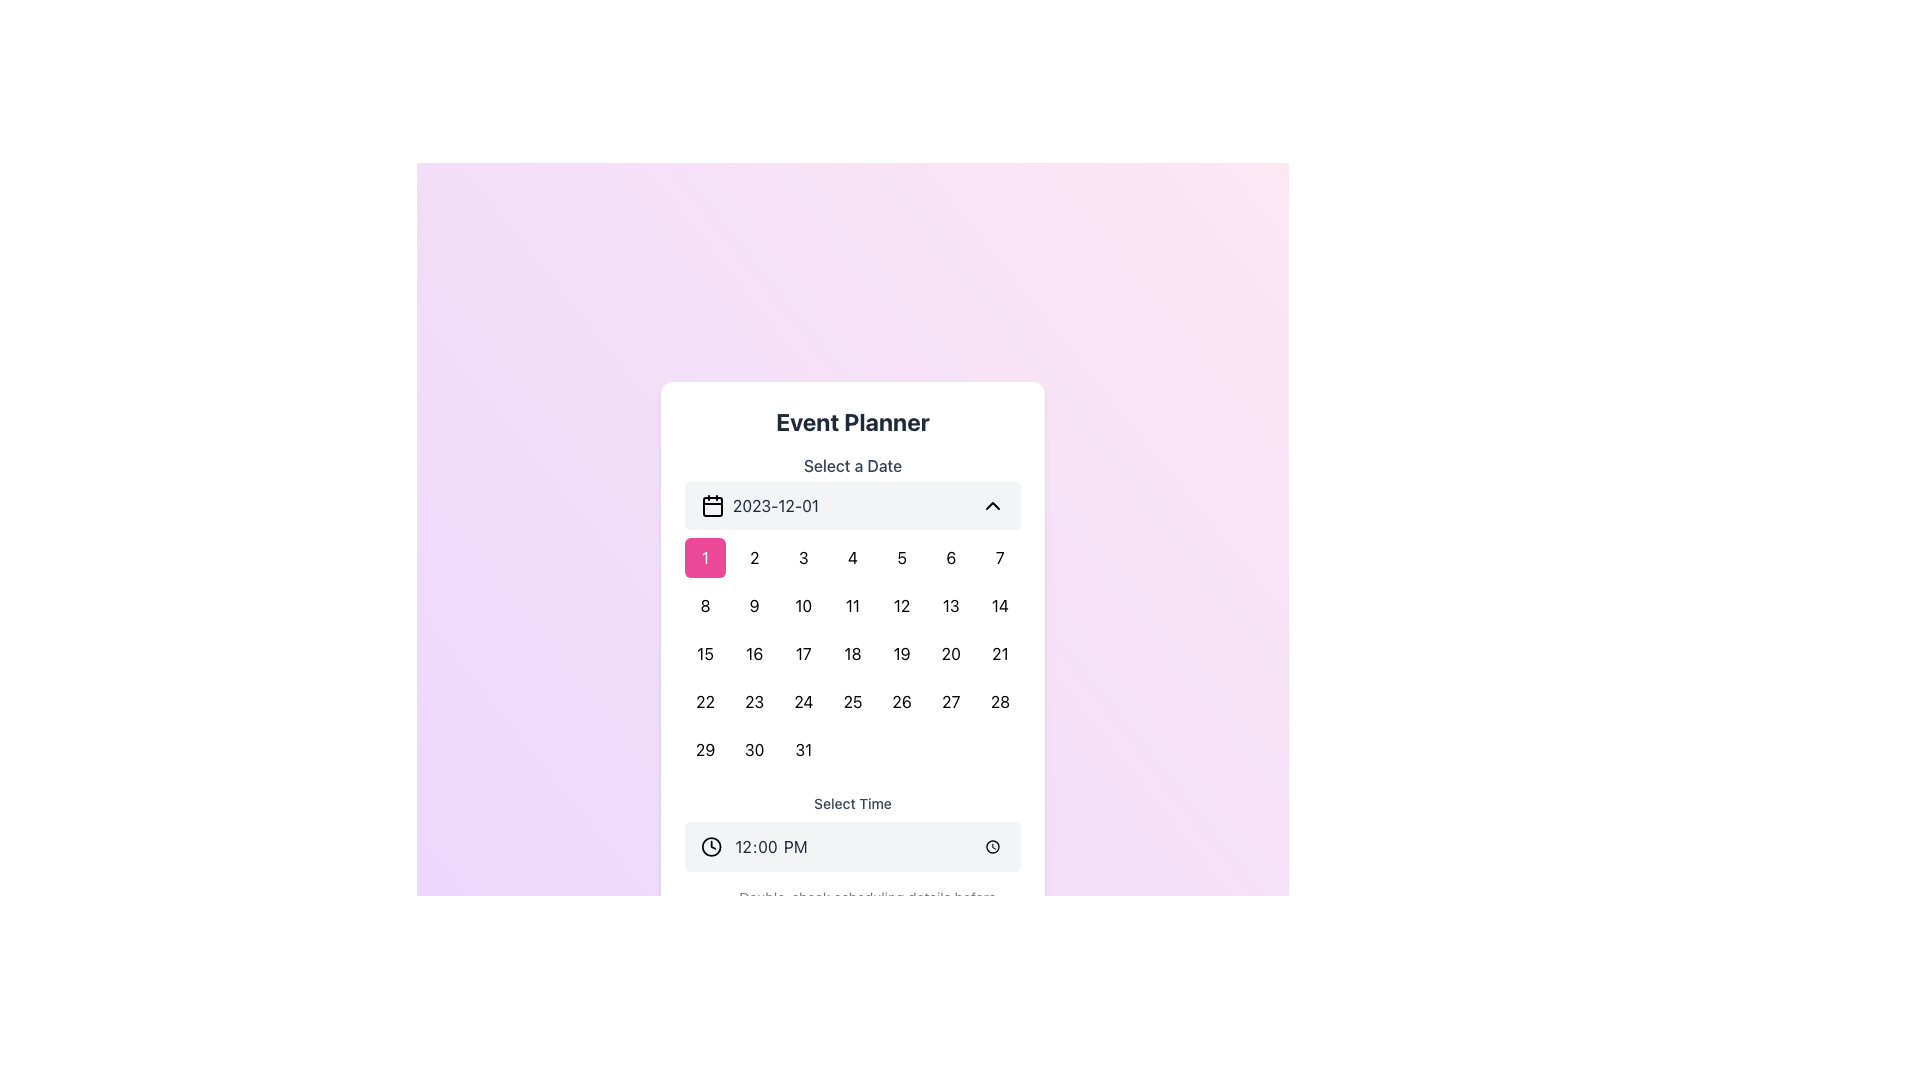  I want to click on the calendar button labeled '29' located in the first cell of the last row, so click(705, 749).